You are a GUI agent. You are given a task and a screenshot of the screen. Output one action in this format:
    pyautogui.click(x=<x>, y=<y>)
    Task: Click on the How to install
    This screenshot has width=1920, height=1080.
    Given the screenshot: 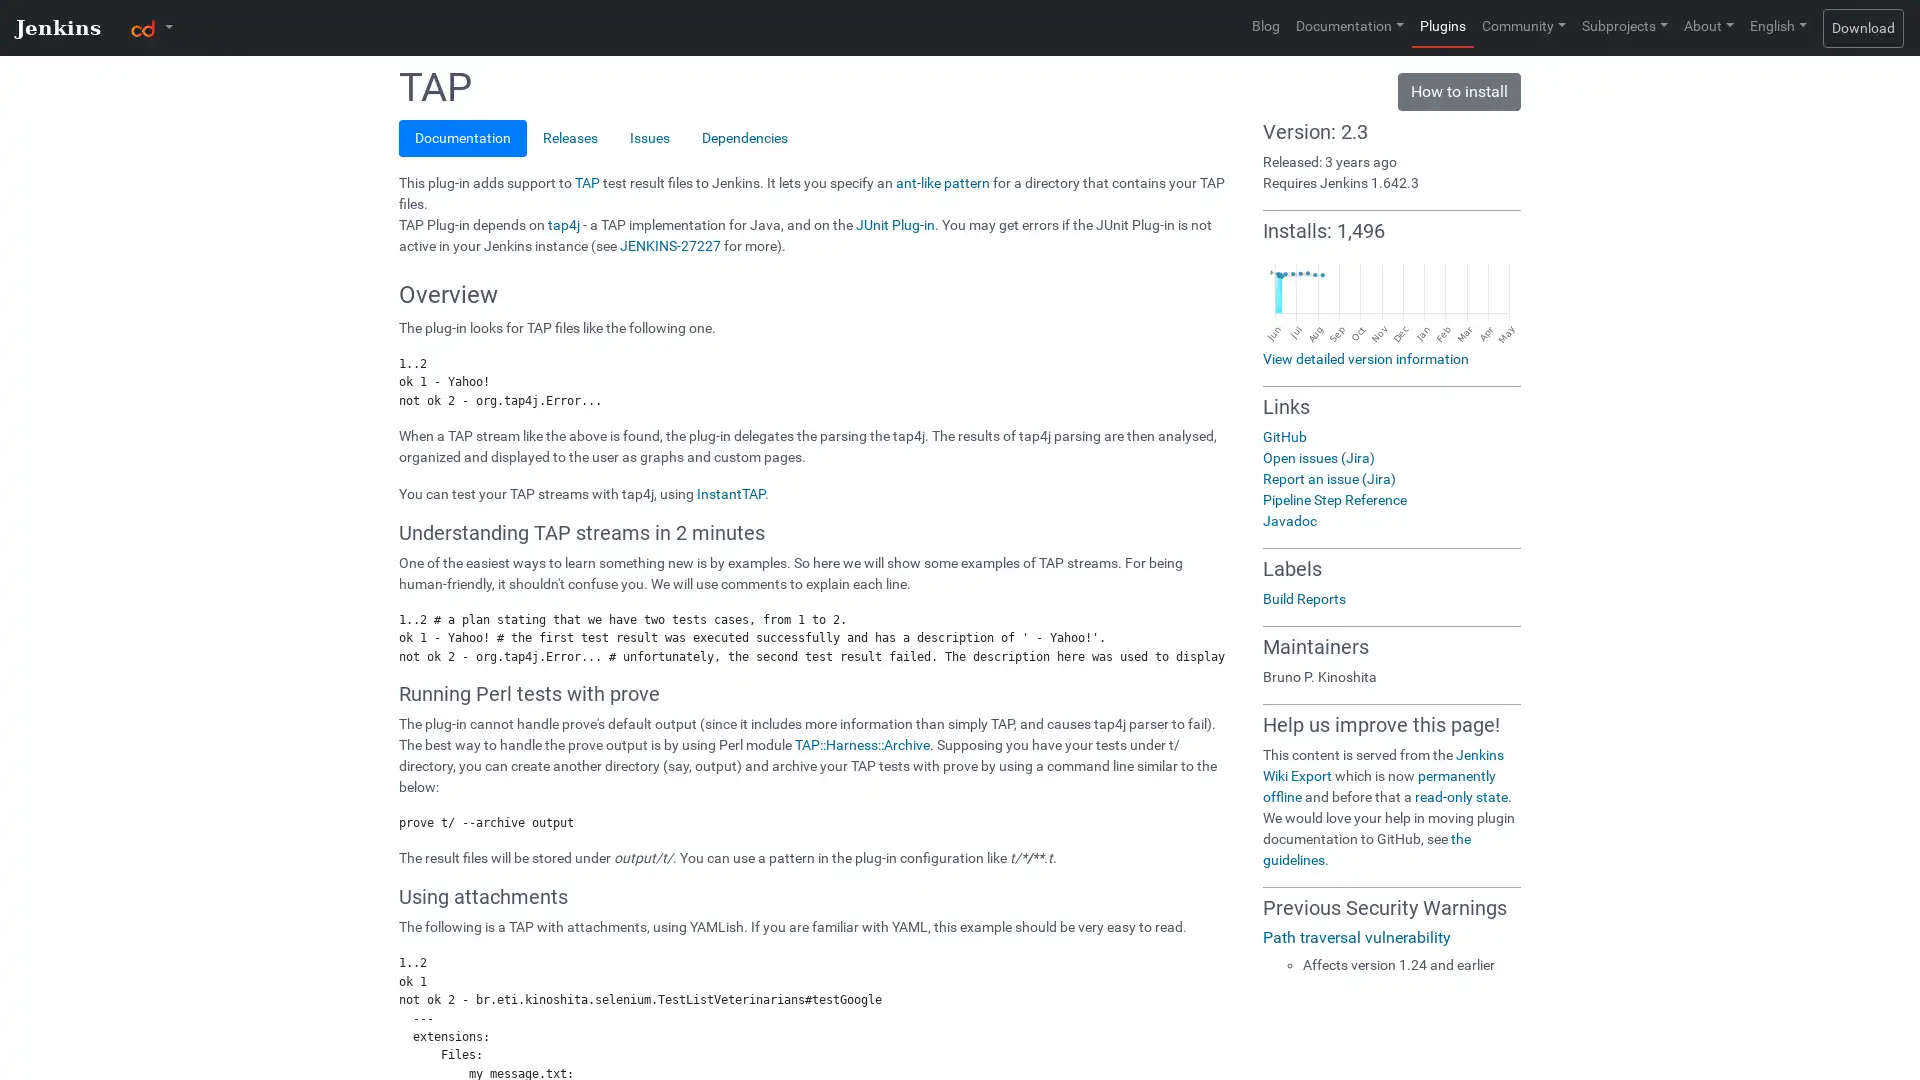 What is the action you would take?
    pyautogui.click(x=1459, y=92)
    